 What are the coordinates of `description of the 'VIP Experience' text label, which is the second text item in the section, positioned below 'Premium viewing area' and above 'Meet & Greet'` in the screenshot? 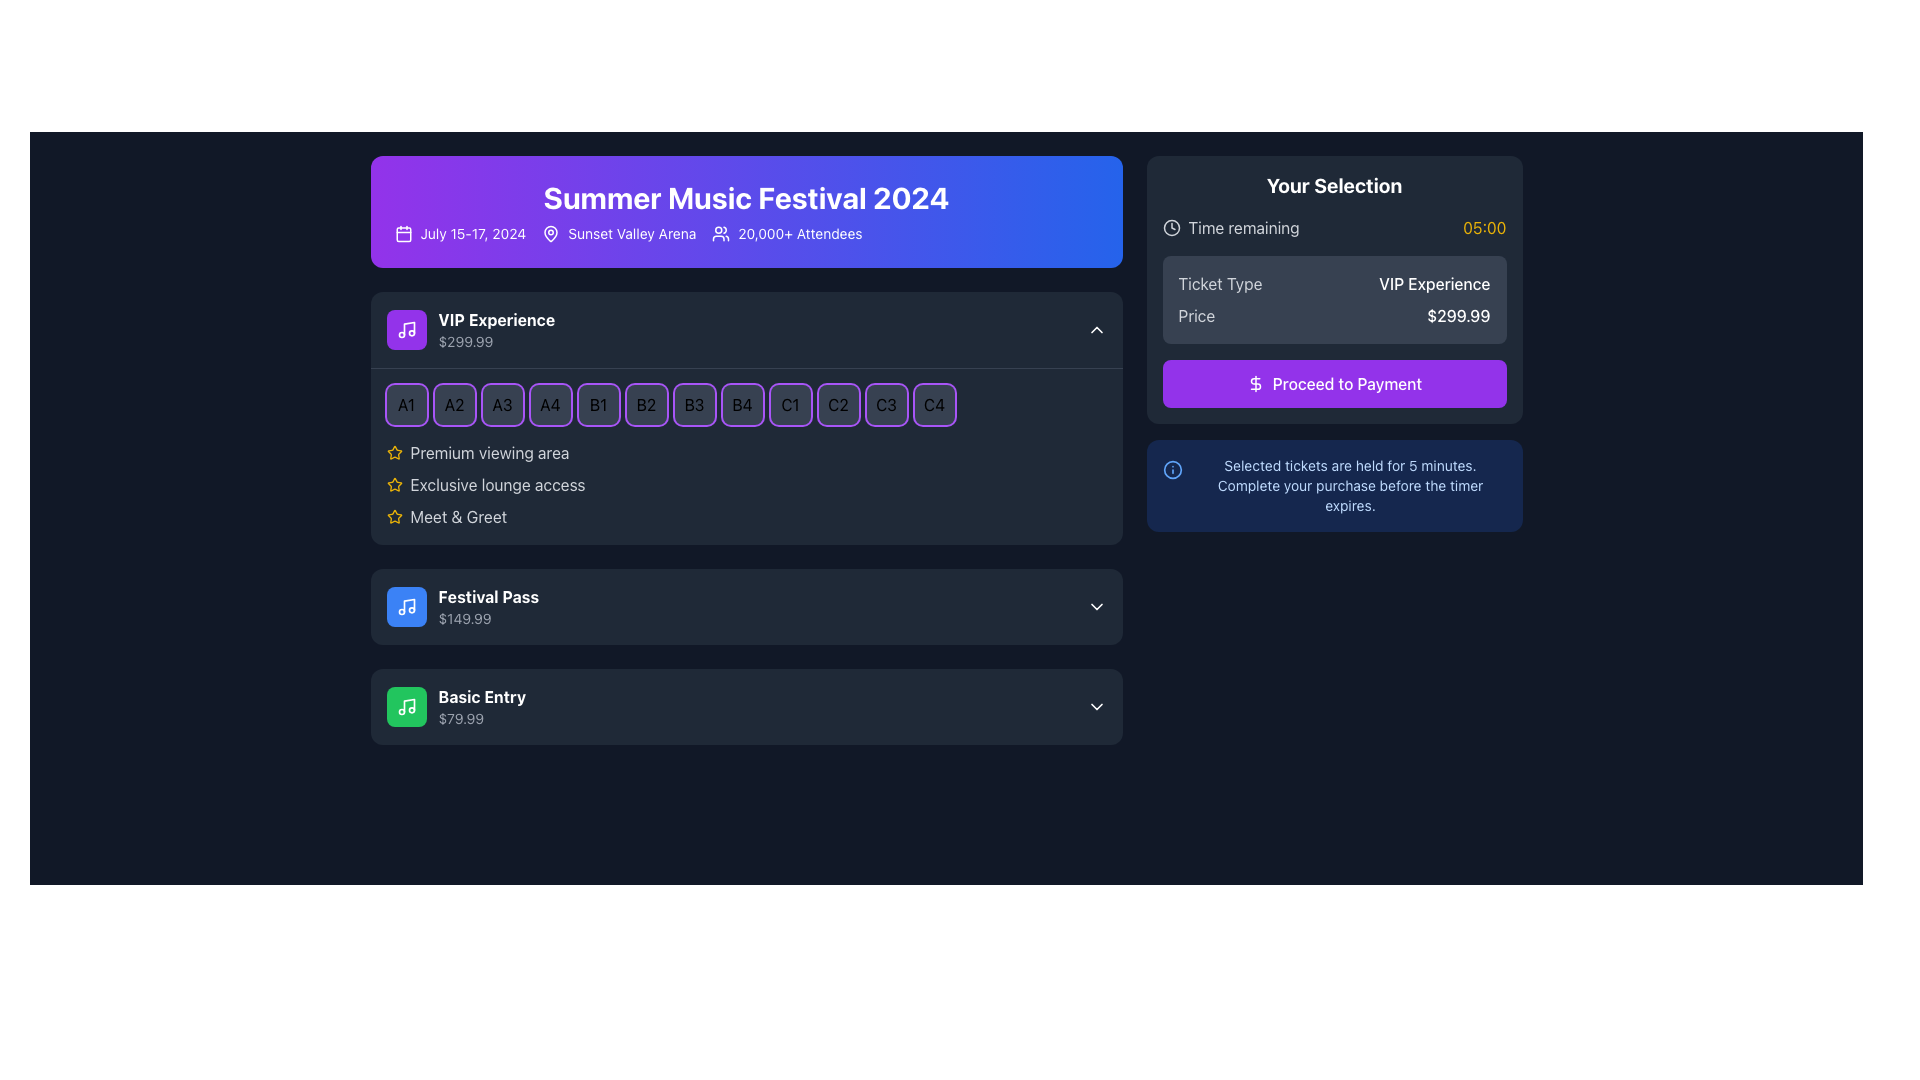 It's located at (498, 485).